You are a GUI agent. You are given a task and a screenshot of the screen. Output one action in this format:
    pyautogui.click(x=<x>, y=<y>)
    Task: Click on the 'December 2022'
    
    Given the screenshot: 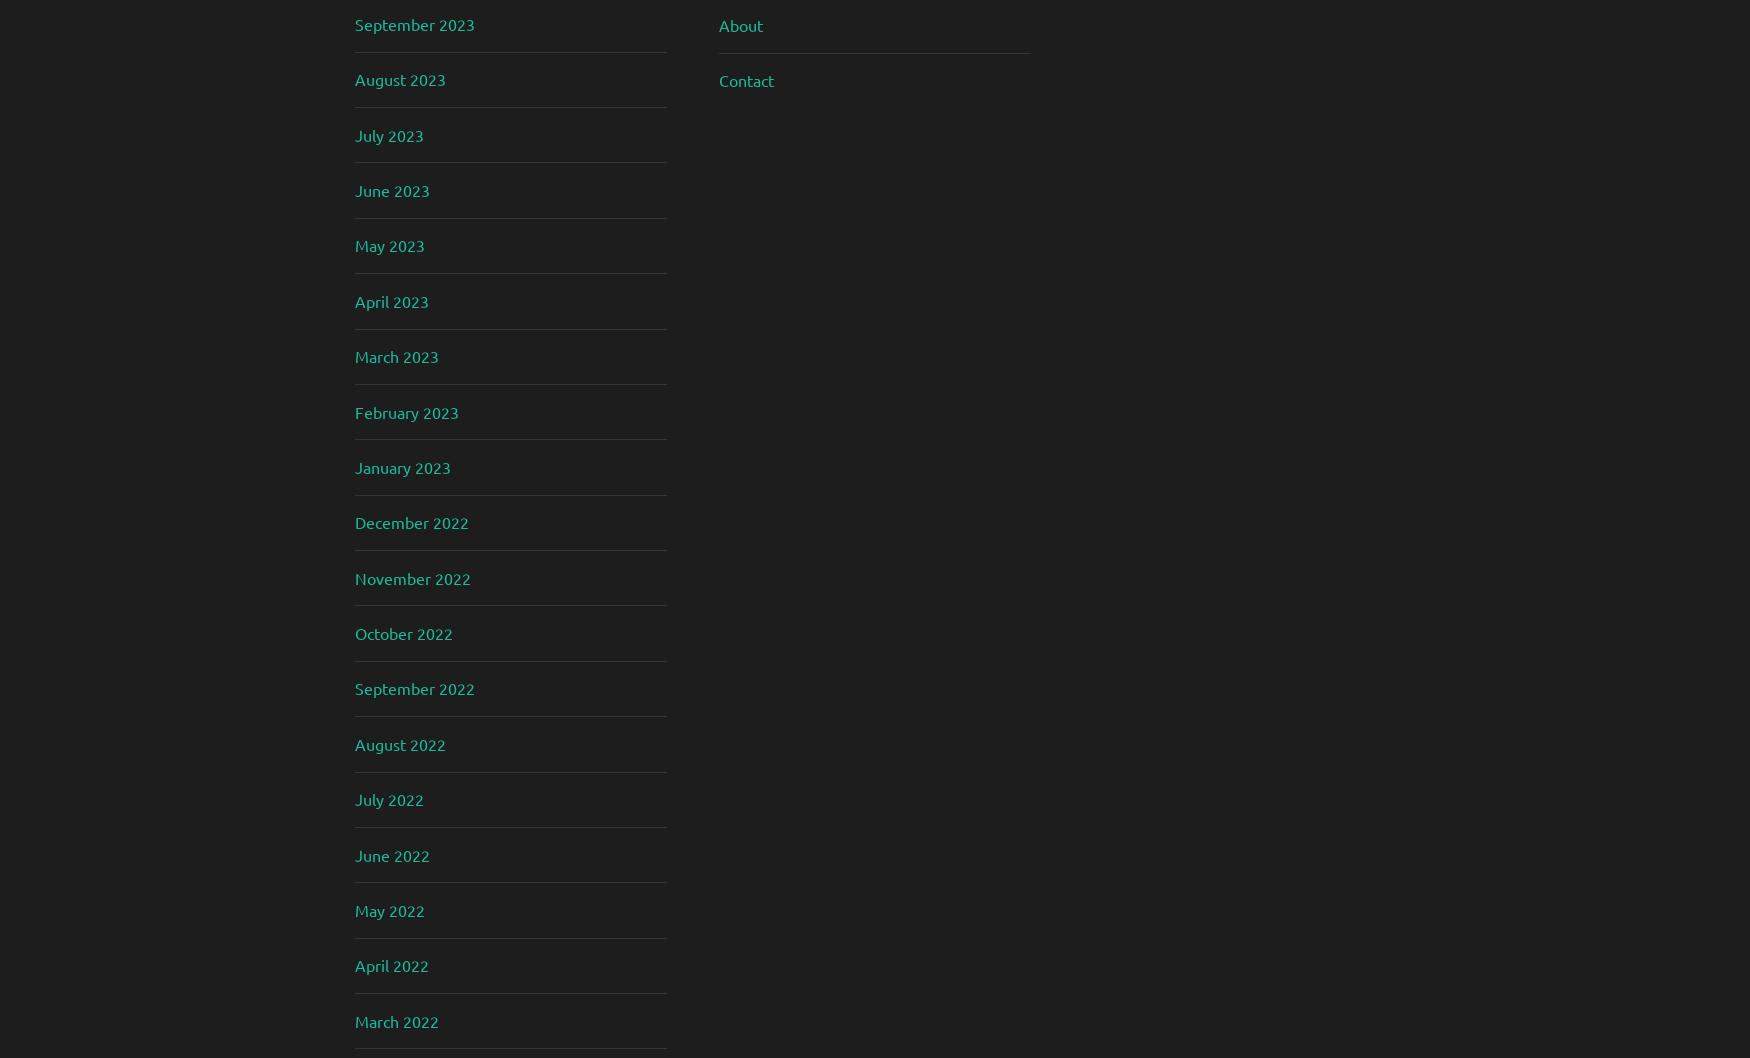 What is the action you would take?
    pyautogui.click(x=410, y=521)
    